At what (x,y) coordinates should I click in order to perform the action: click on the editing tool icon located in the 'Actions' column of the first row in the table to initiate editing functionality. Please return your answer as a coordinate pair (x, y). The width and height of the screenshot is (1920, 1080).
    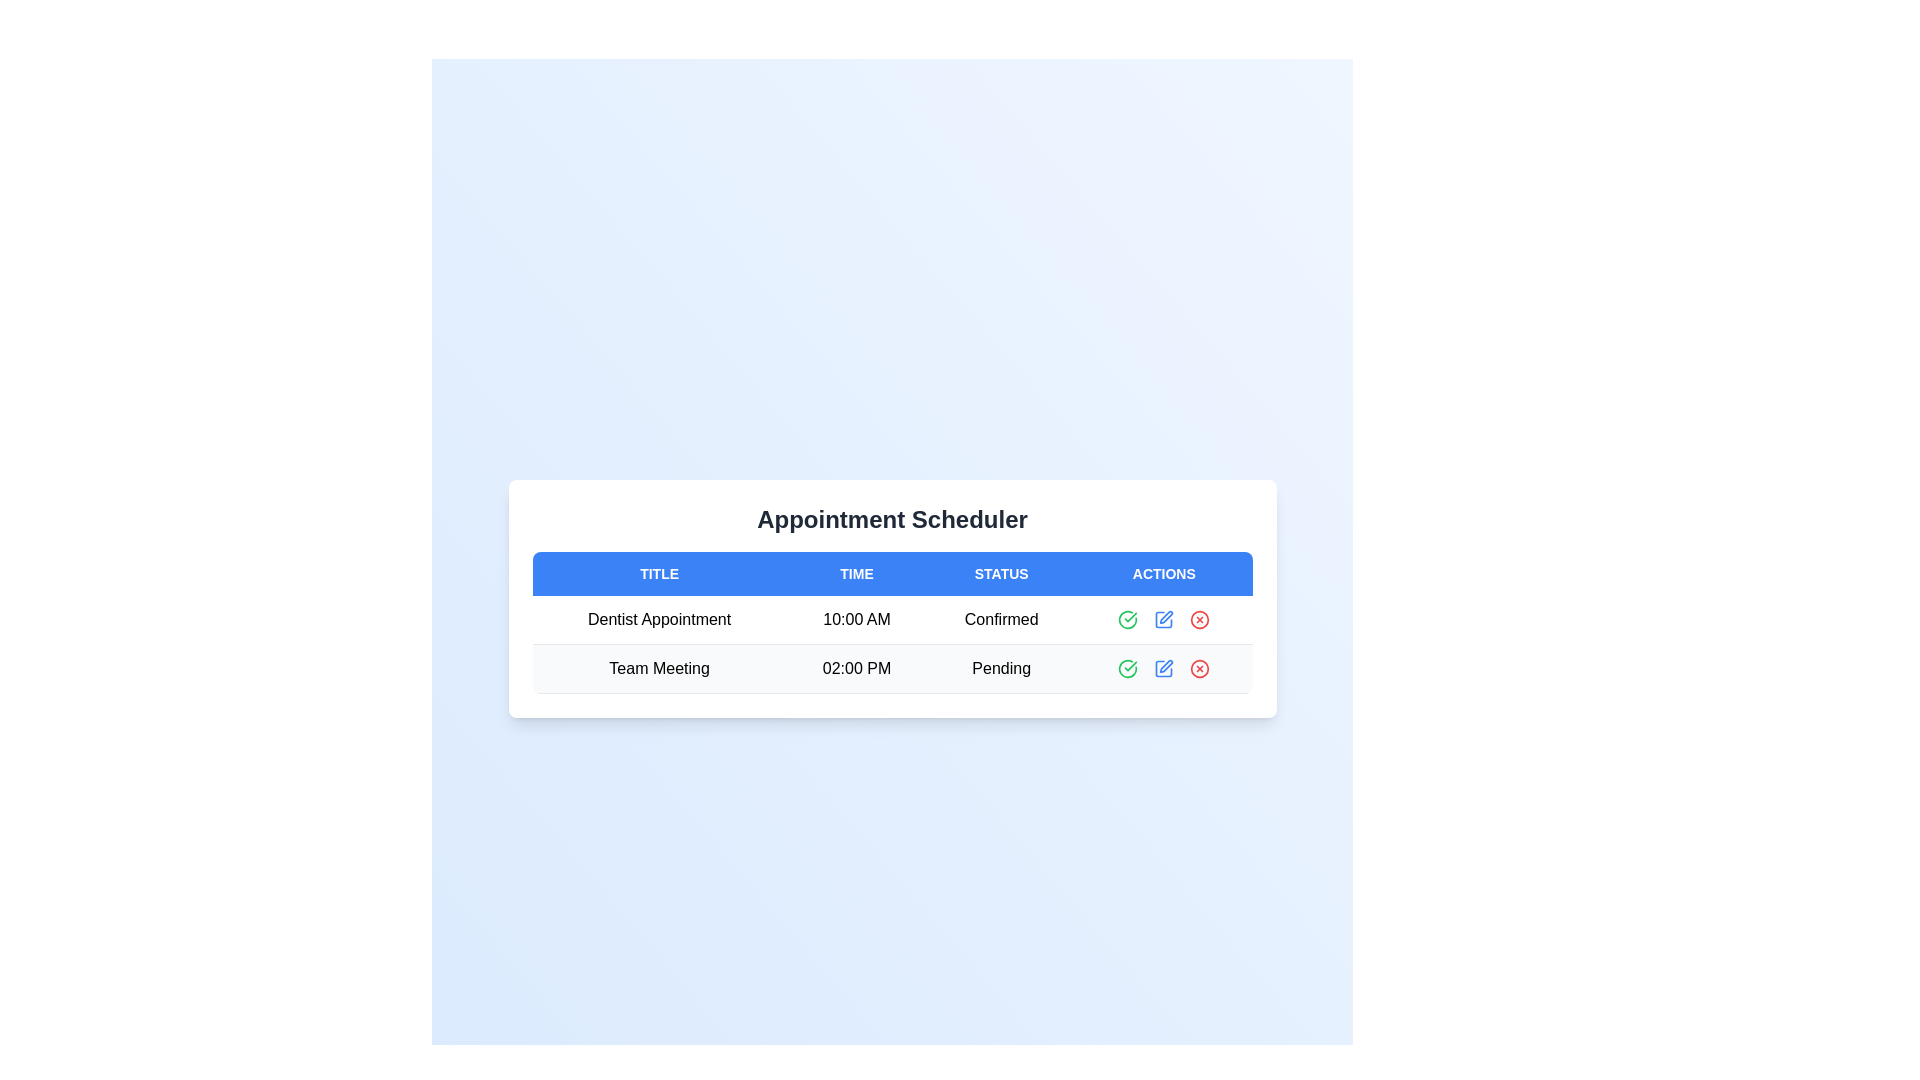
    Looking at the image, I should click on (1164, 619).